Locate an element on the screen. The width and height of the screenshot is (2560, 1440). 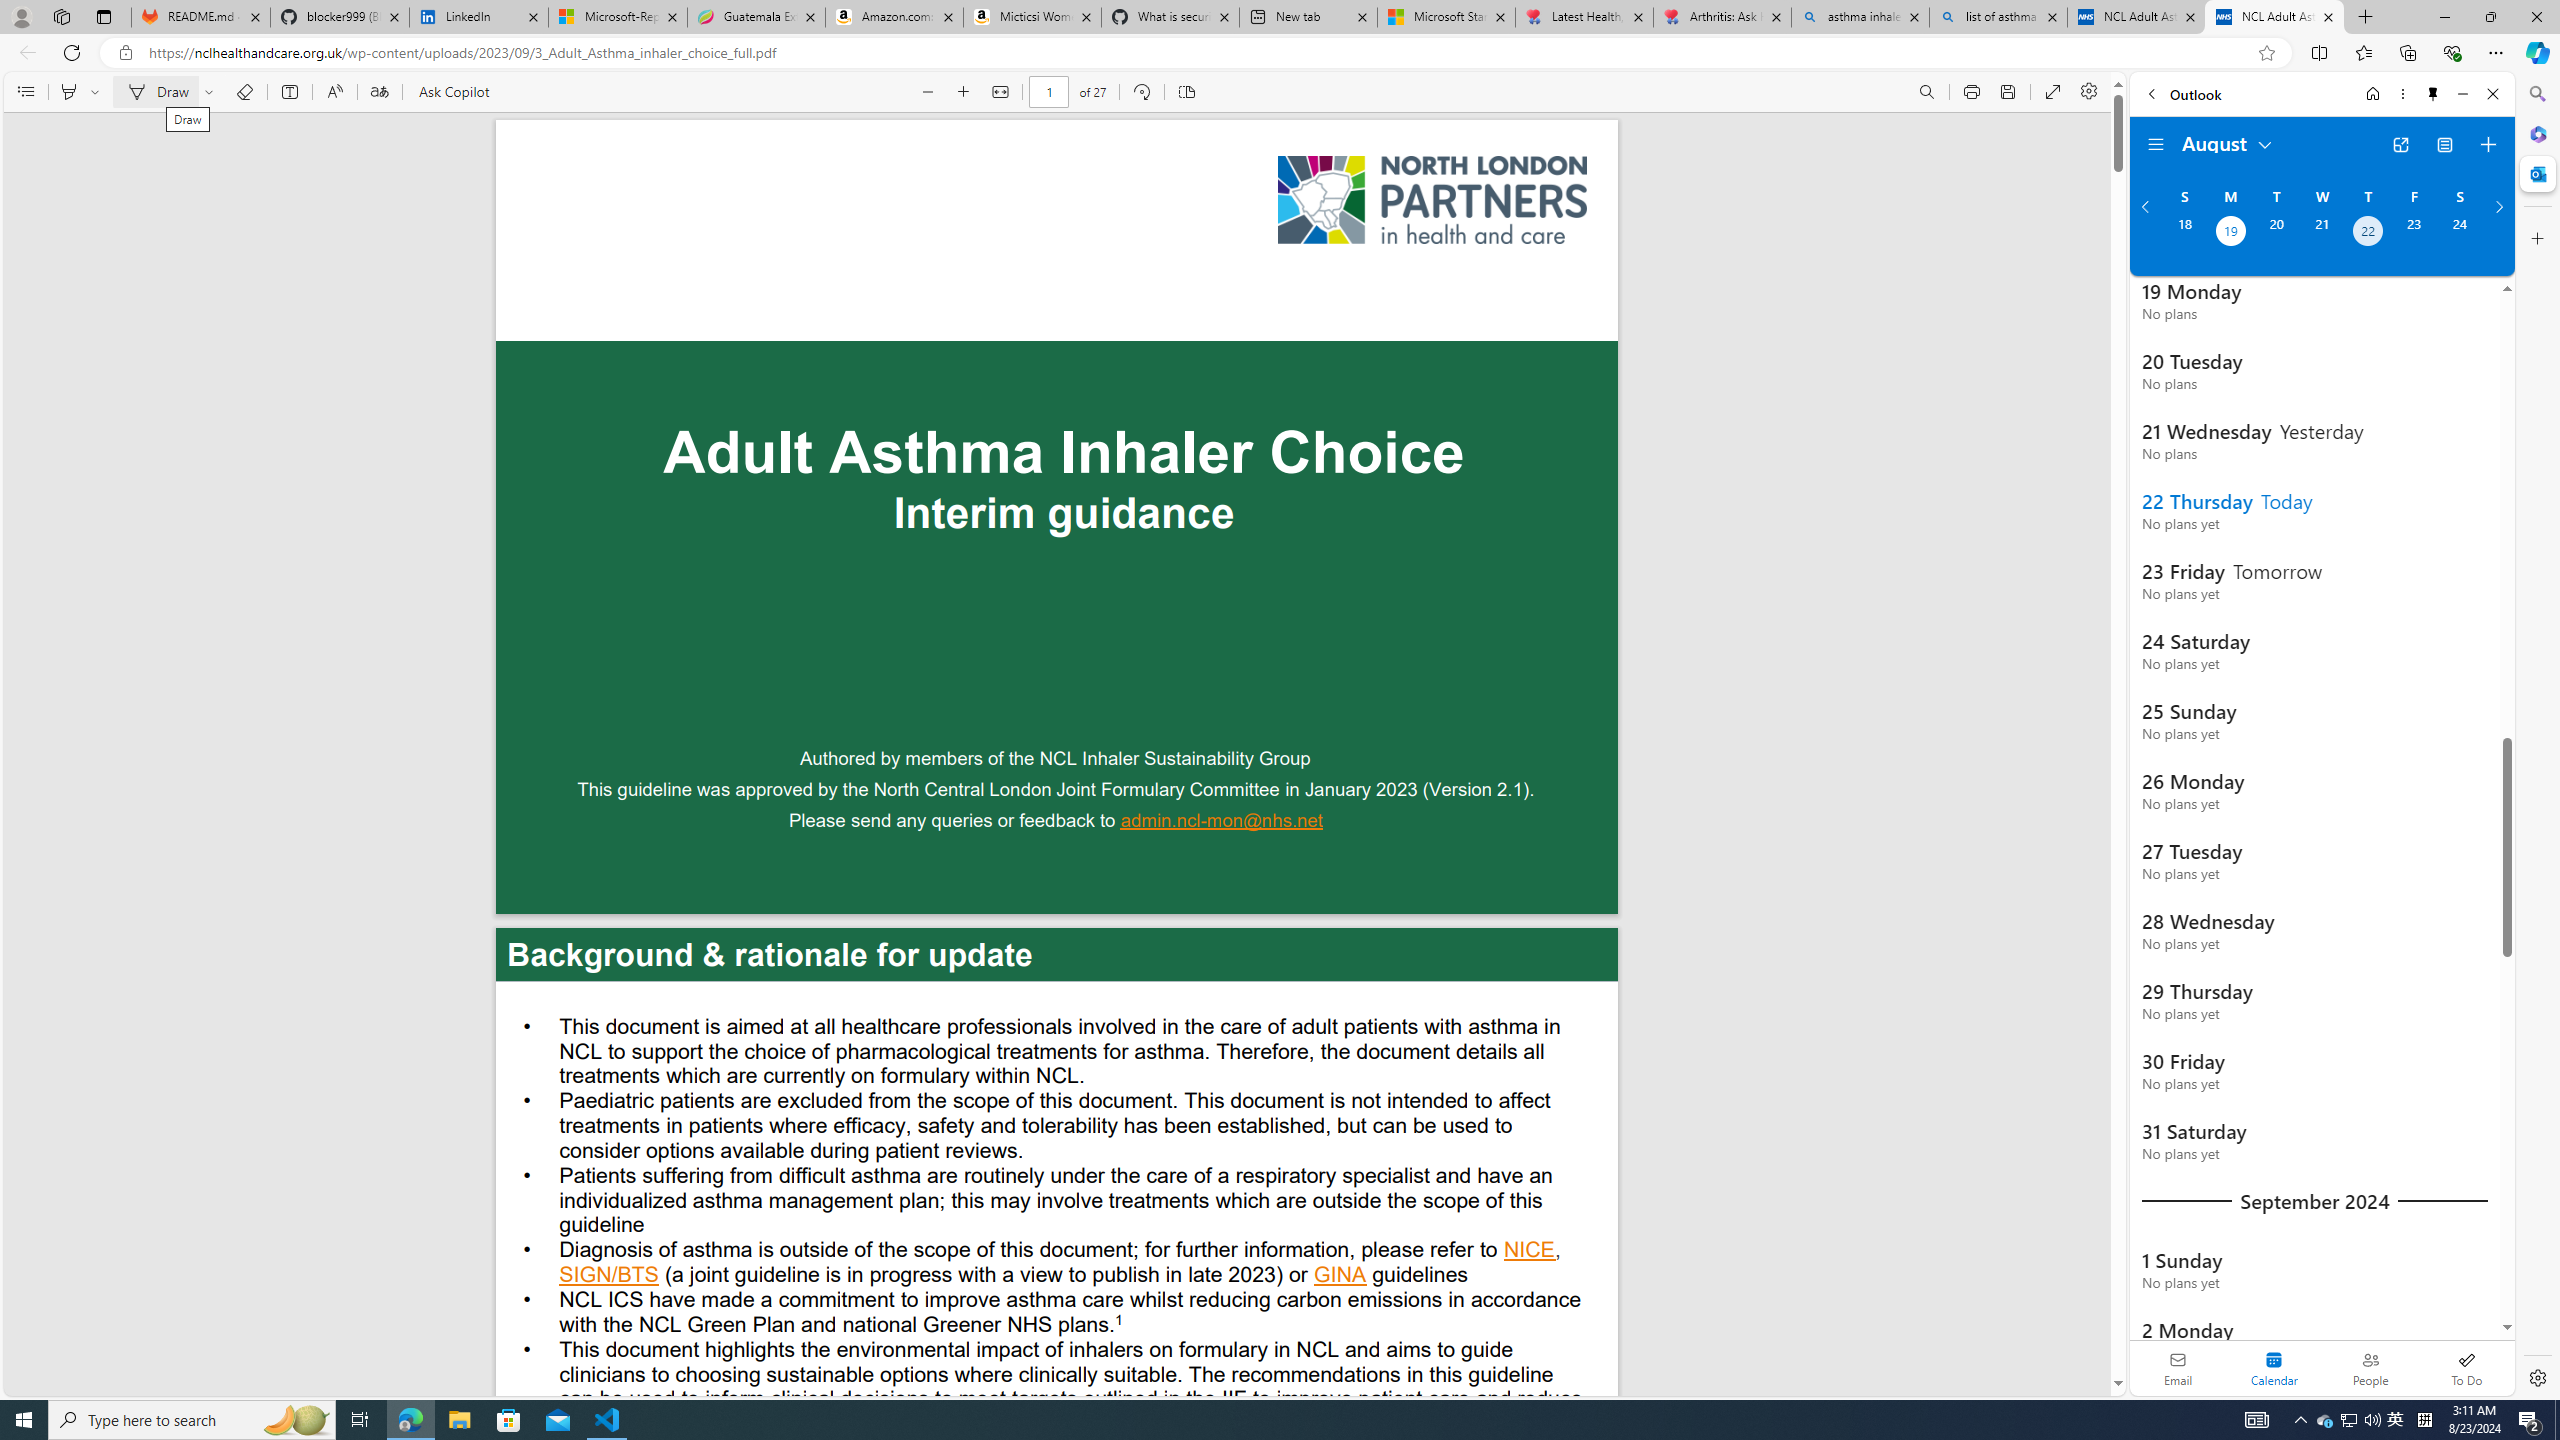
'Tuesday, August 20, 2024. ' is located at coordinates (2274, 233).